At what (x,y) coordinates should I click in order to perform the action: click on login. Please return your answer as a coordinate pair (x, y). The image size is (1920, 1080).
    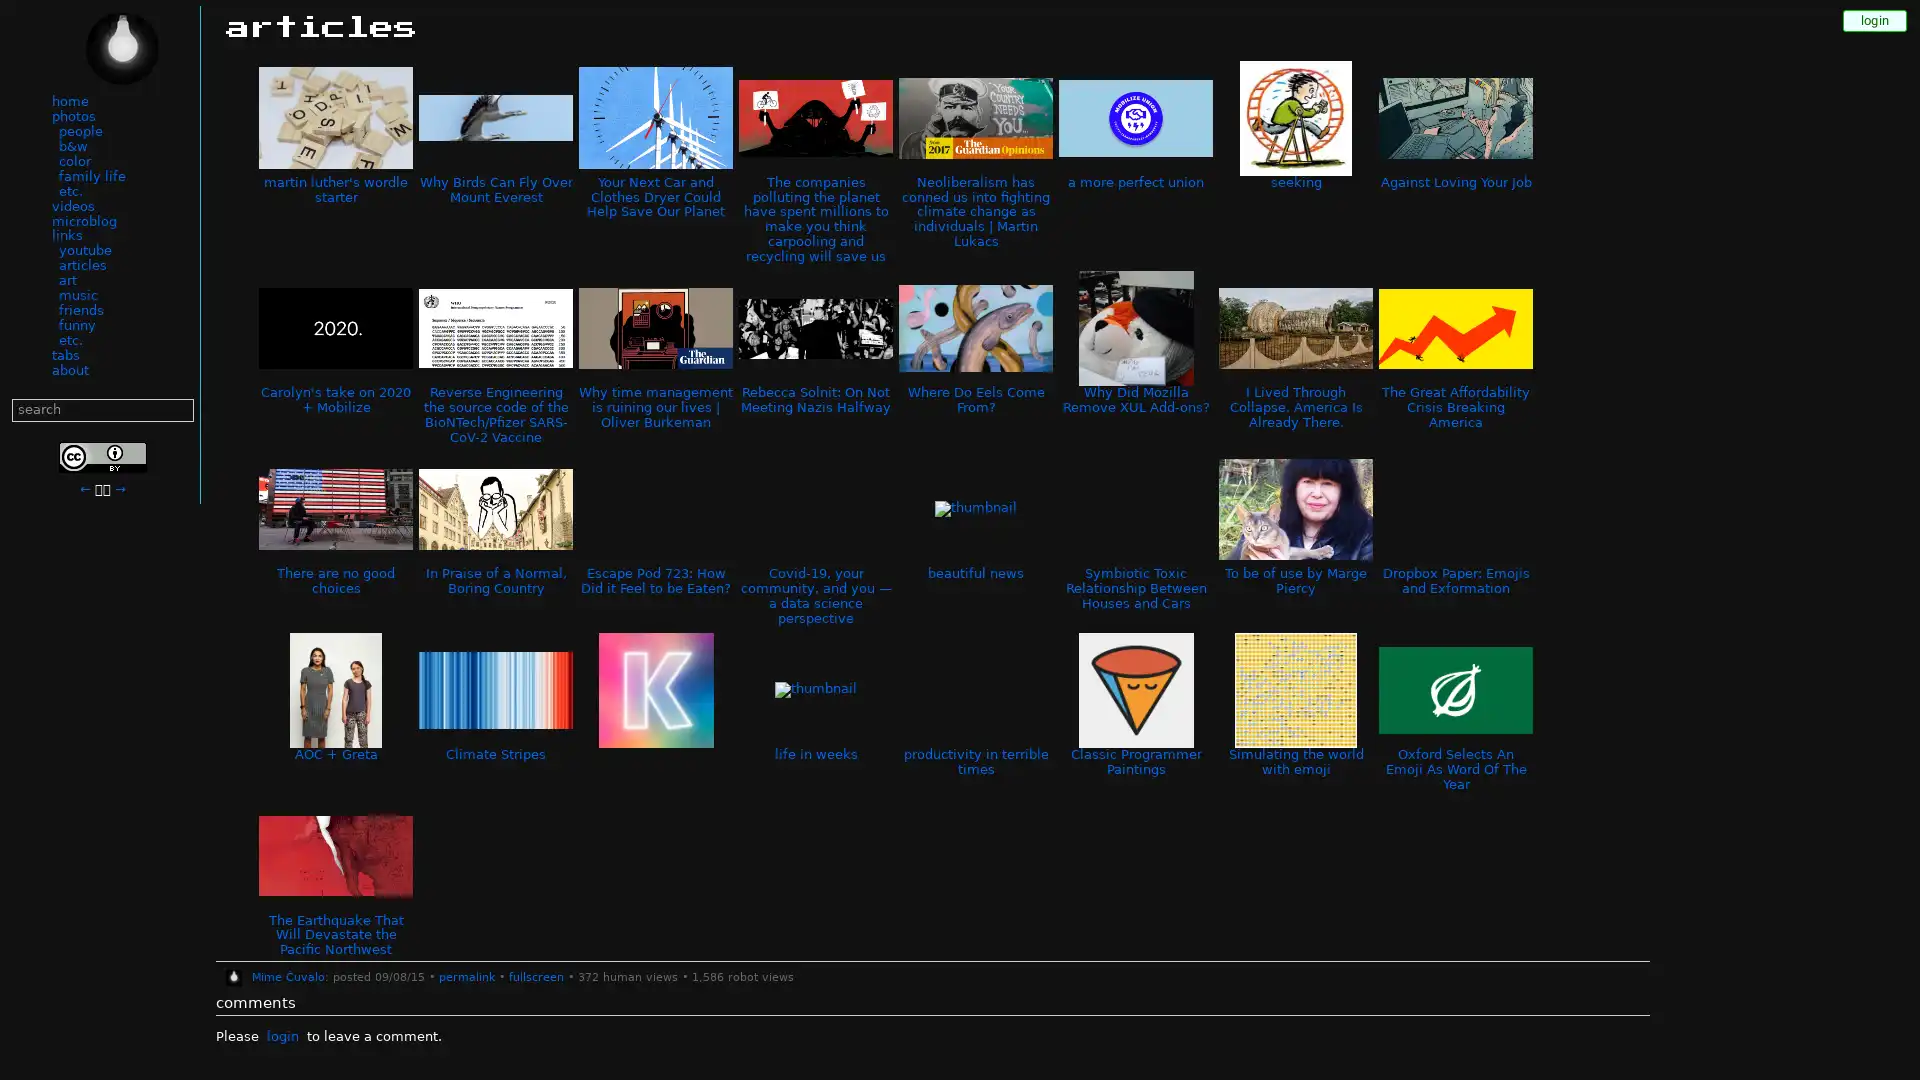
    Looking at the image, I should click on (281, 1036).